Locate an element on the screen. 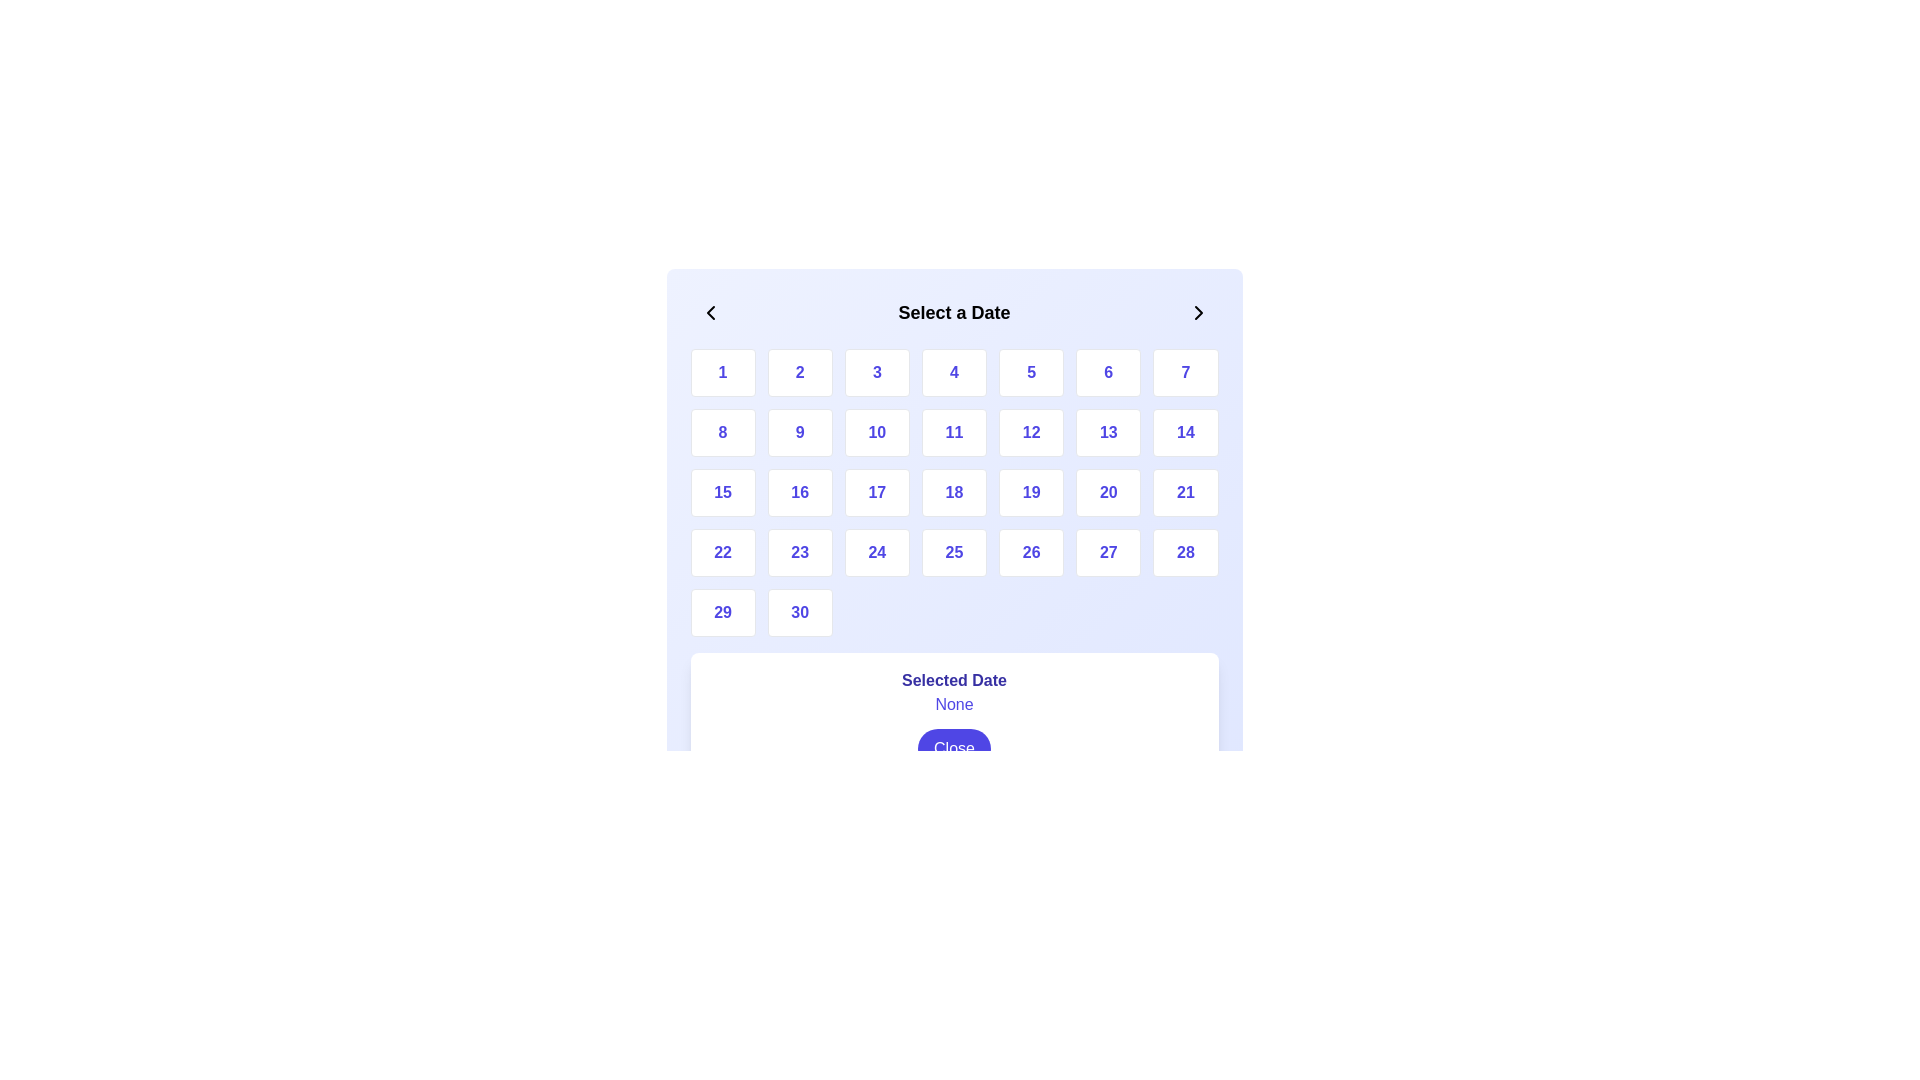 Image resolution: width=1920 pixels, height=1080 pixels. any number in the grid of clickable buttons is located at coordinates (953, 493).